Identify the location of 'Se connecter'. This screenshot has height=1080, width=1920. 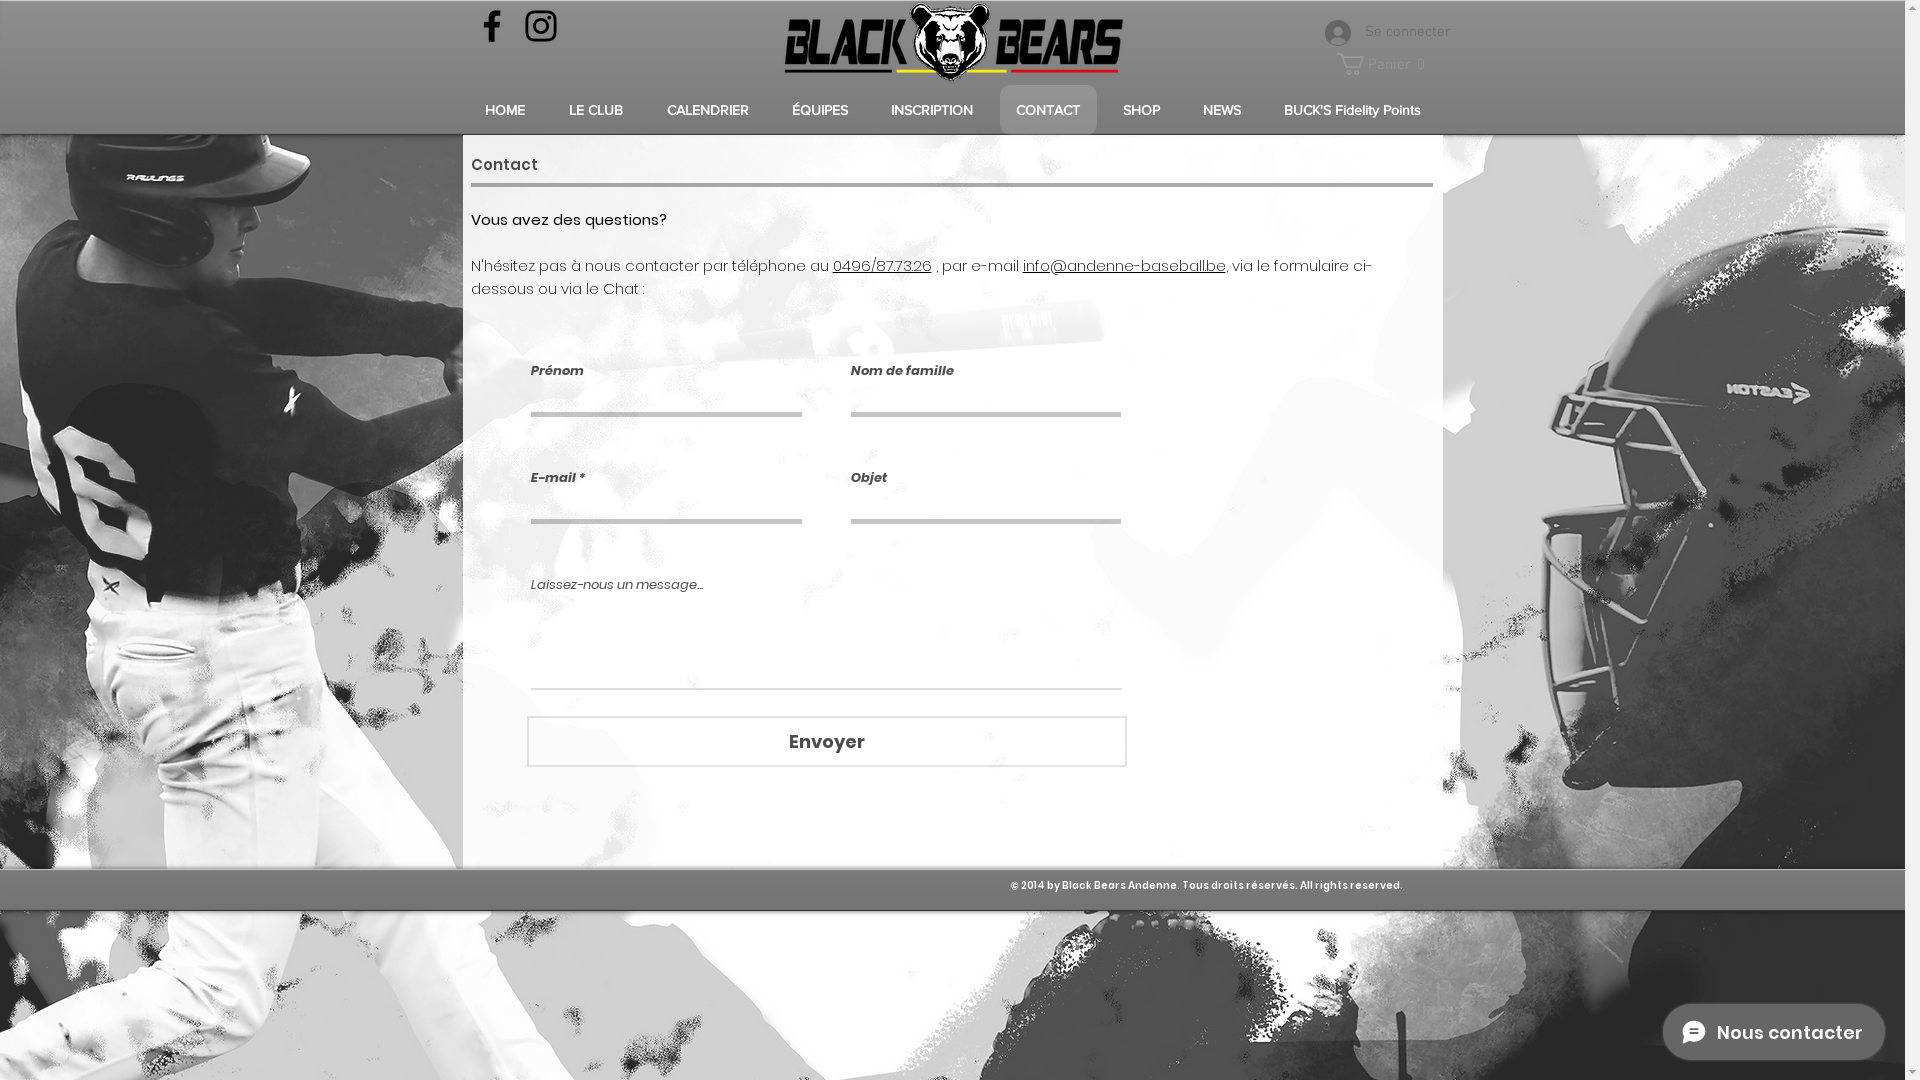
(1368, 33).